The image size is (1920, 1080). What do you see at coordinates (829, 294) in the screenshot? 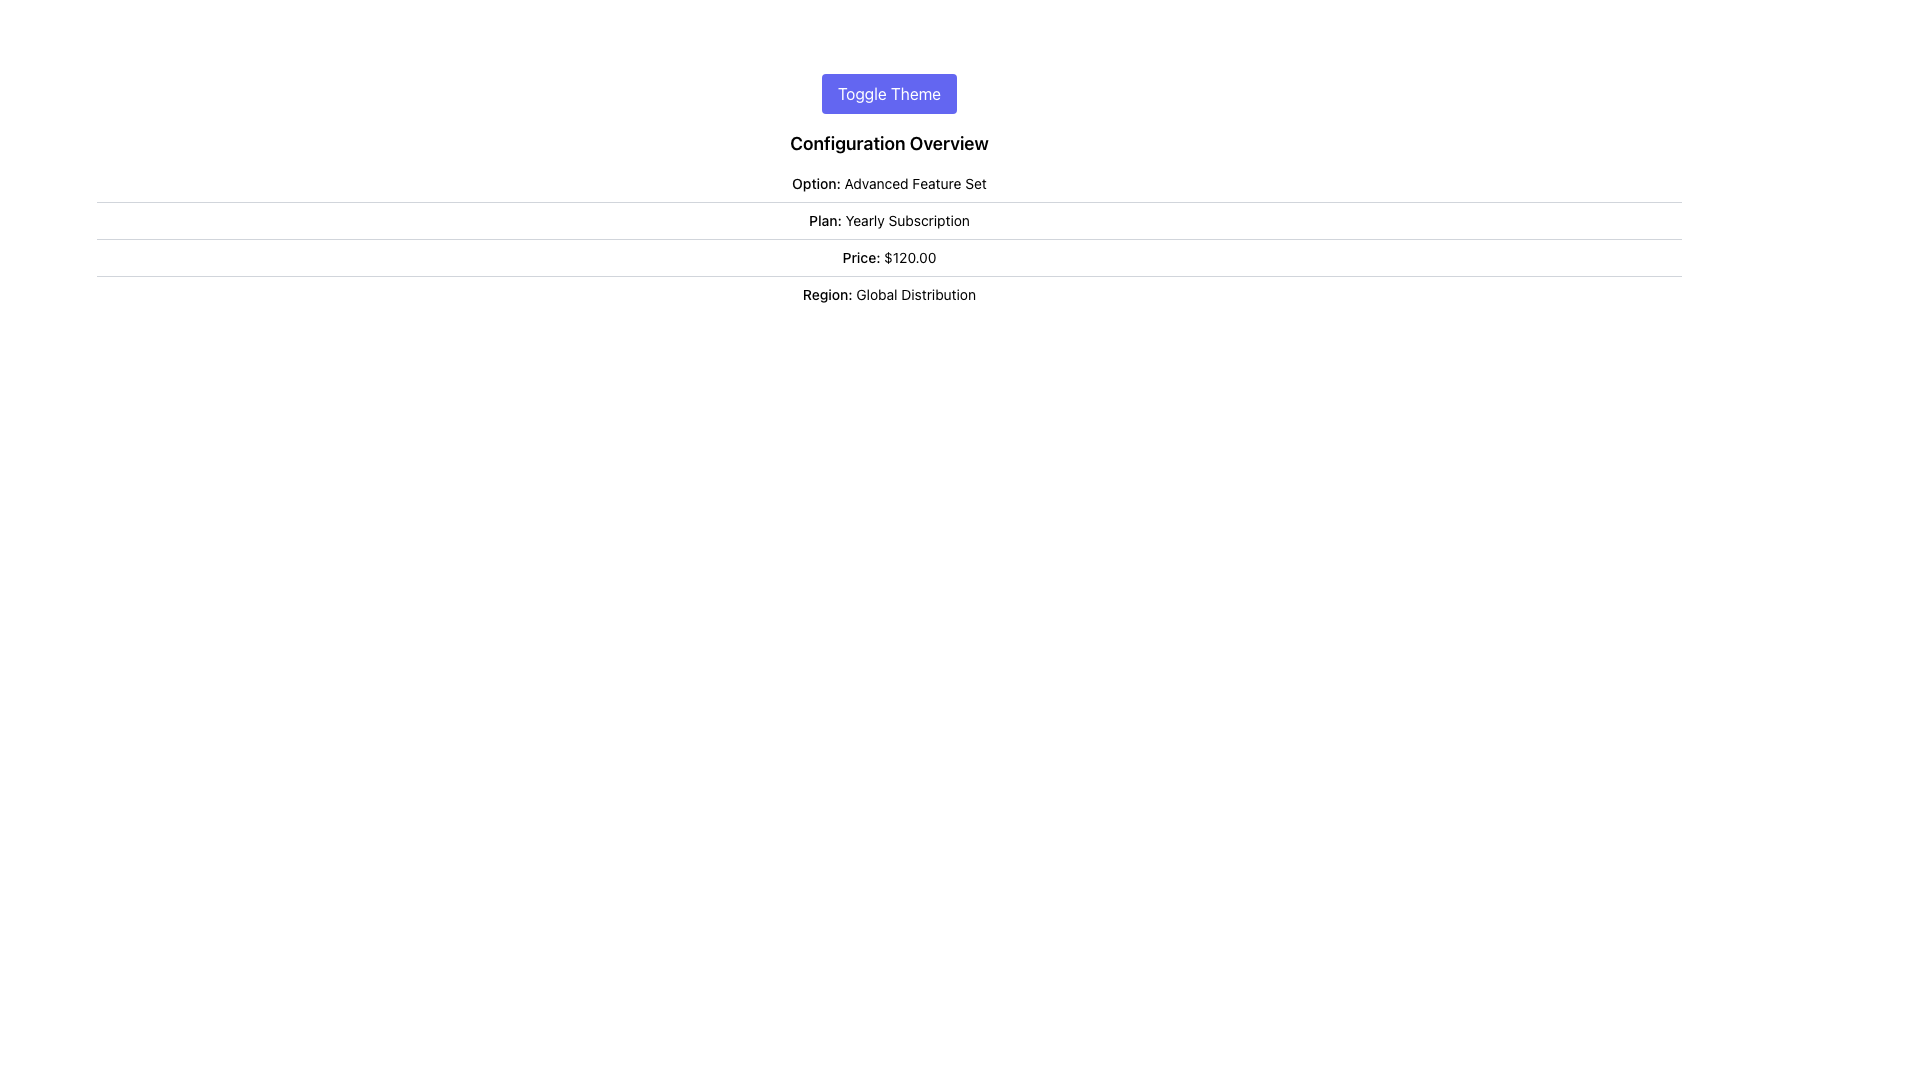
I see `the text label 'Region:' which is styled with medium font weight and is positioned to the left of 'Global Distribution' within the configuration interface` at bounding box center [829, 294].